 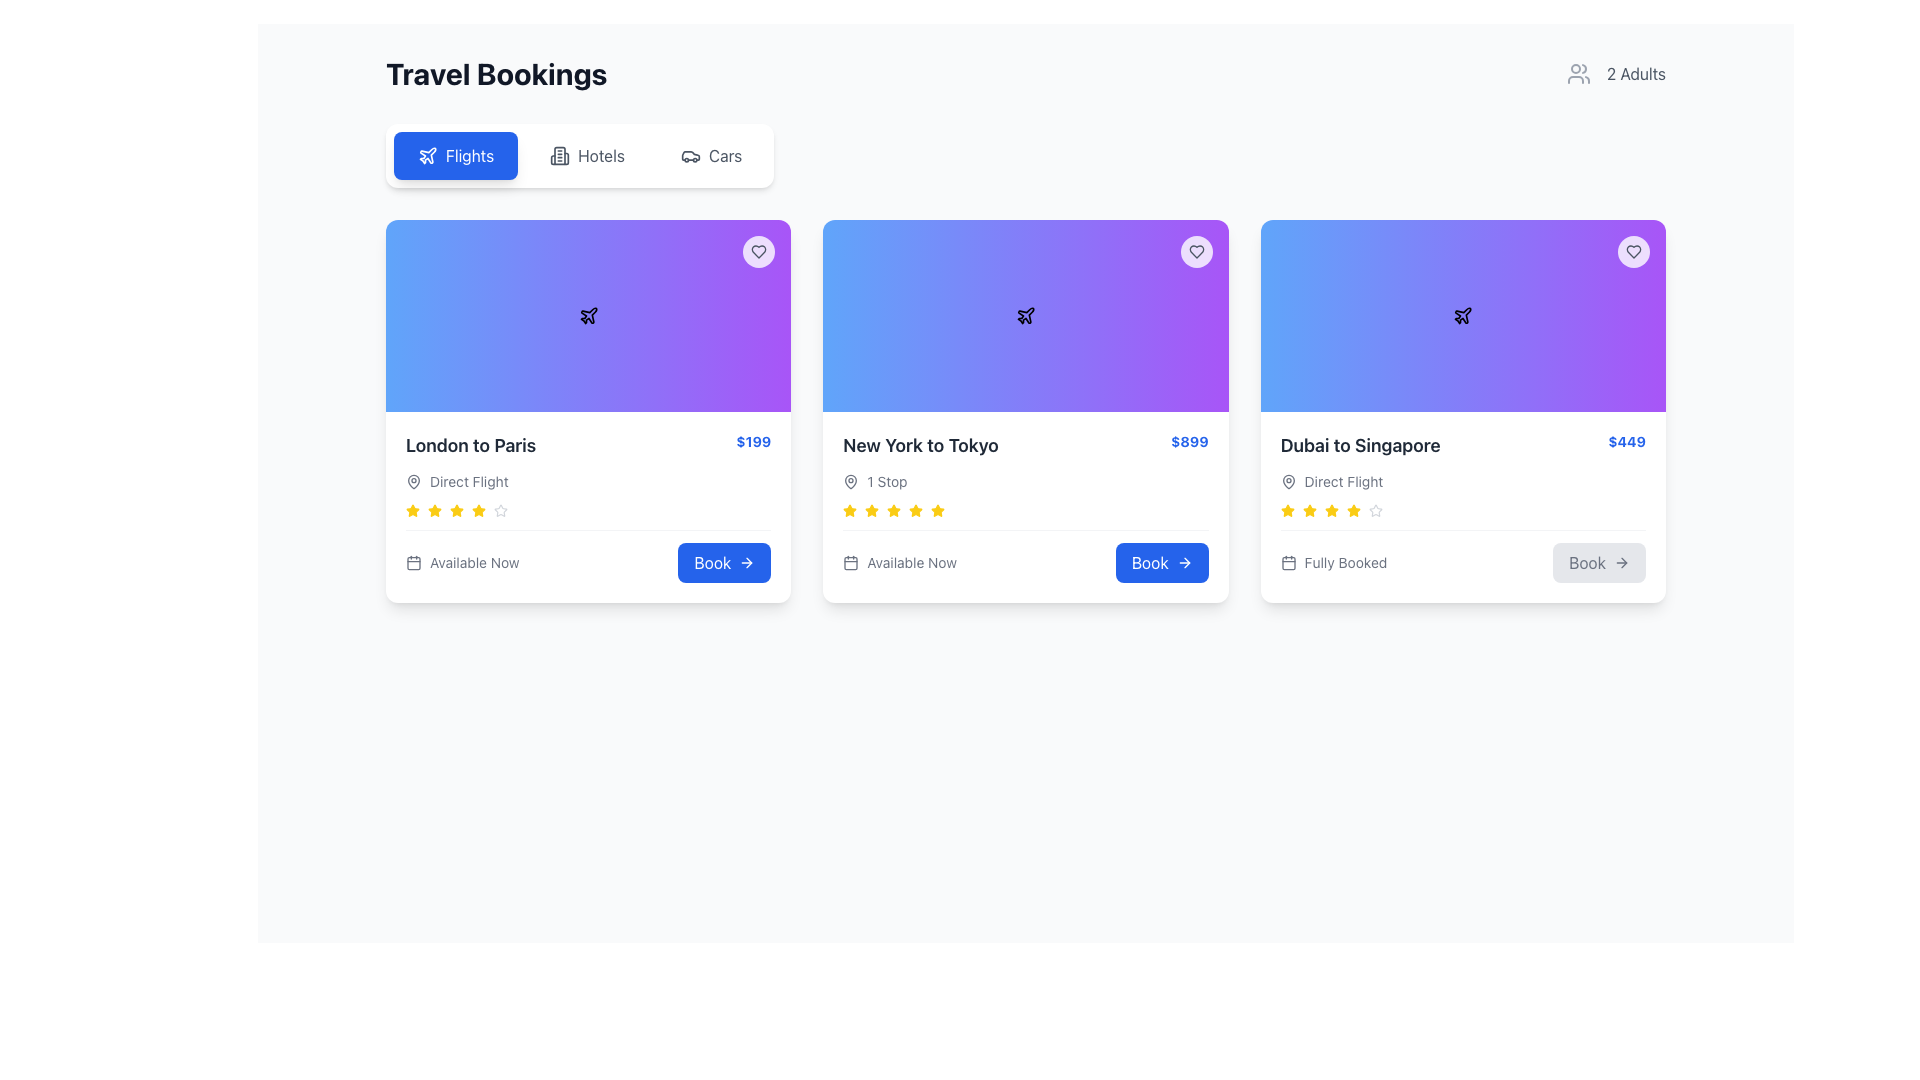 What do you see at coordinates (1374, 509) in the screenshot?
I see `the fifth hollow star in the rating star indicator below the 'Dubai to Singapore' card, which is outlined in gray and unfilled, contrasting with the nearby yellow-filled stars` at bounding box center [1374, 509].